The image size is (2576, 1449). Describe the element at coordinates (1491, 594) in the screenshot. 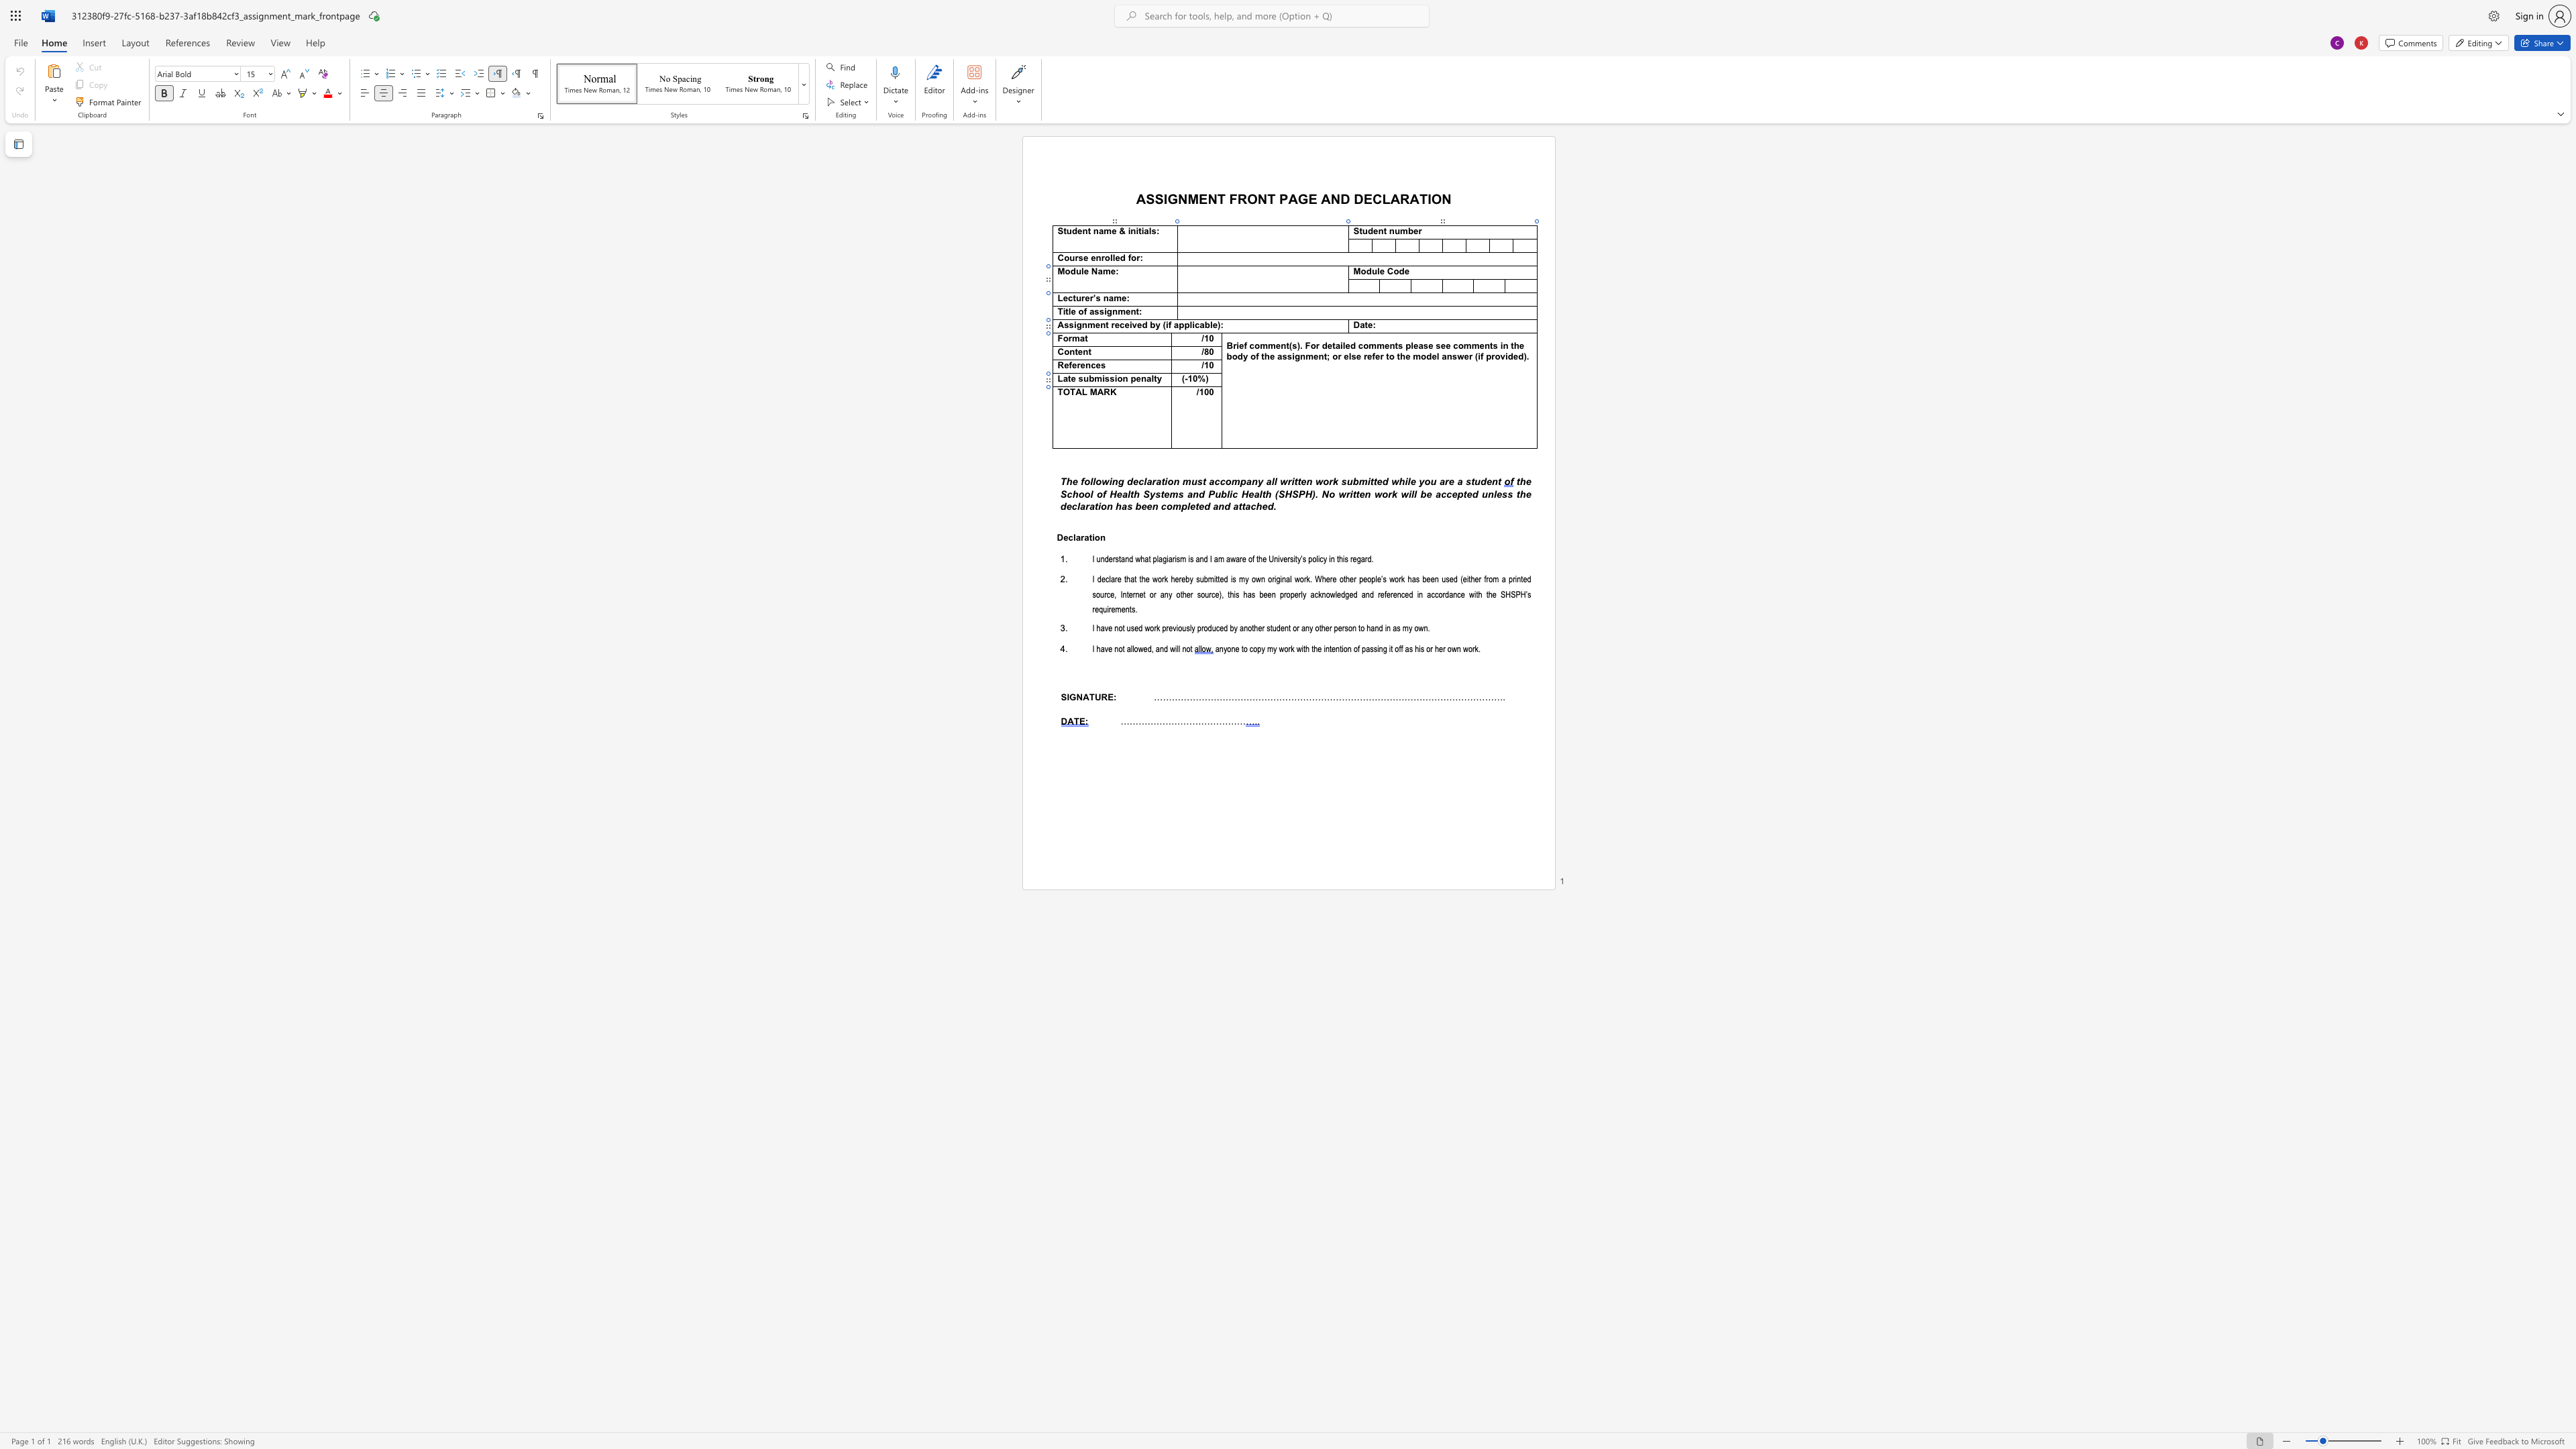

I see `the space between the continuous character "h" and "e" in the text` at that location.